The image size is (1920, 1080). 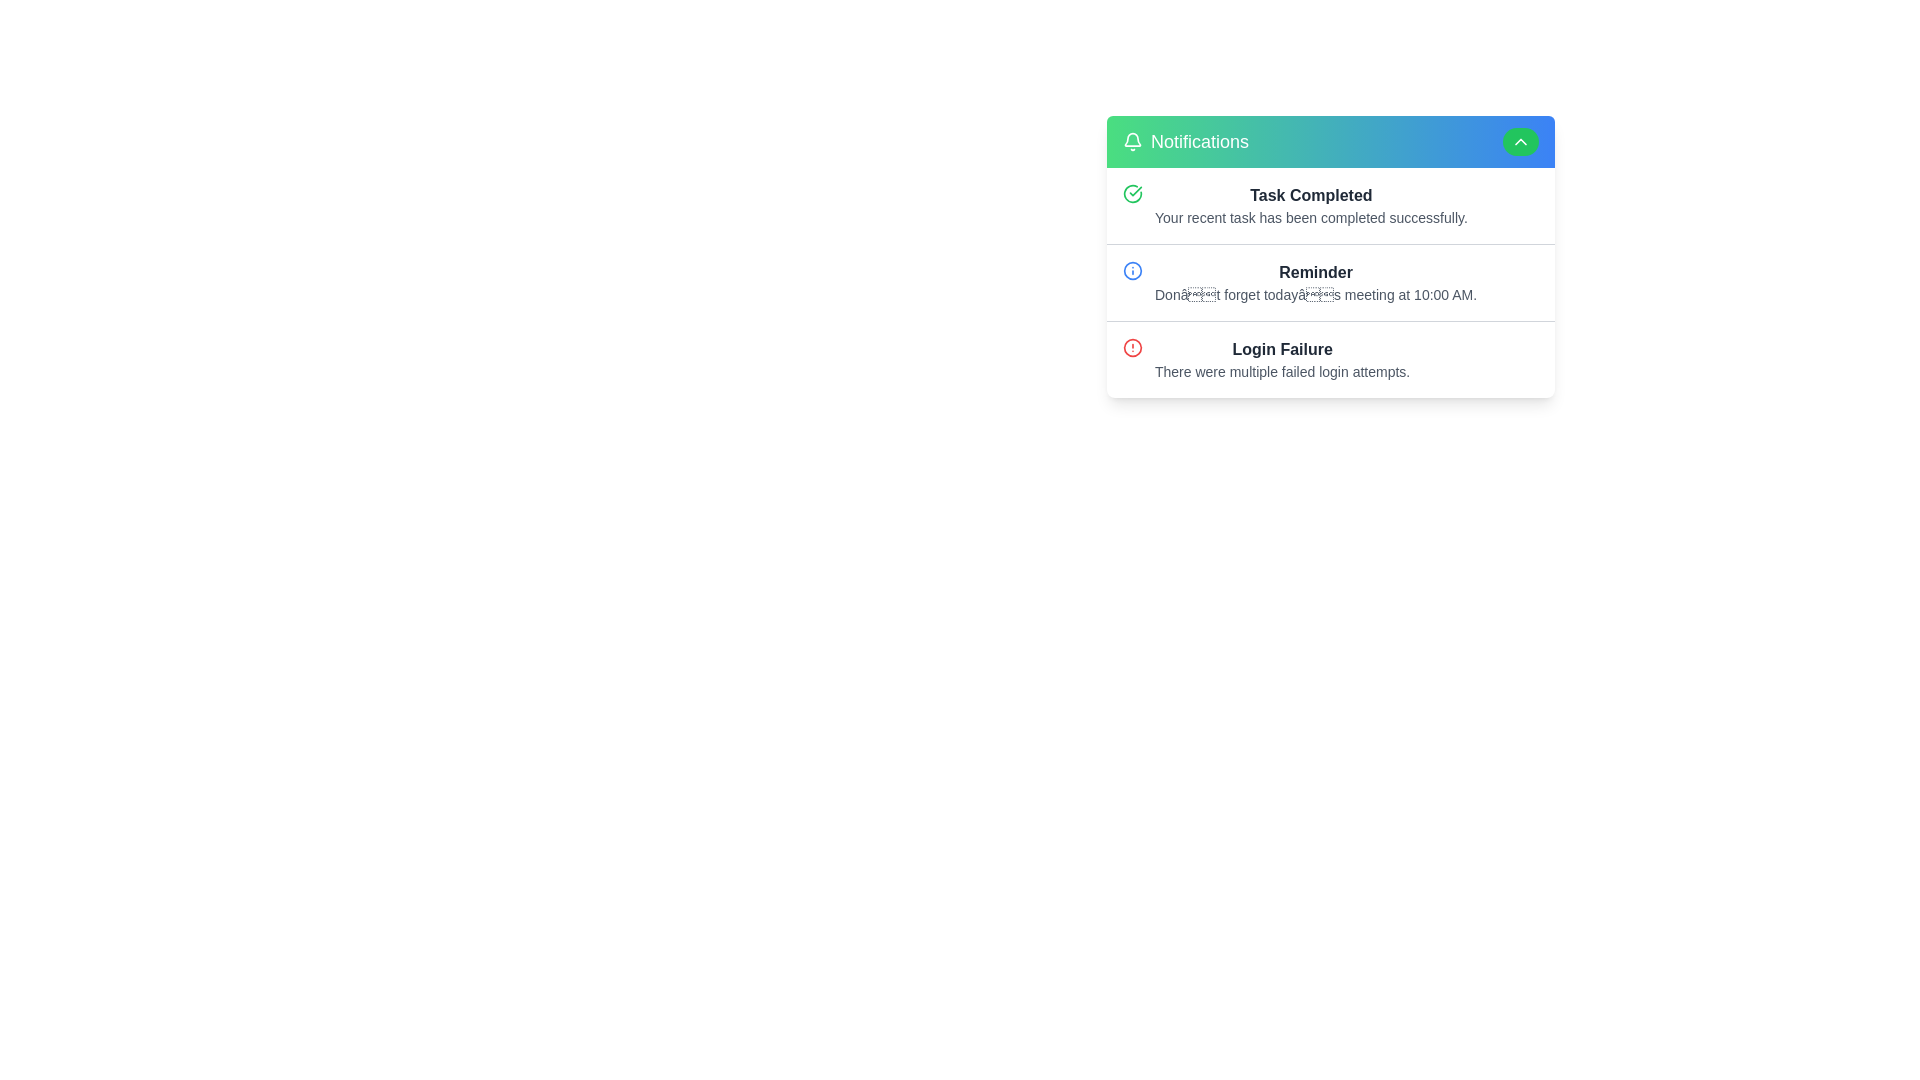 I want to click on any associated links in the first notification card that indicates 'Task Completed' with a green checkmark icon, so click(x=1330, y=205).